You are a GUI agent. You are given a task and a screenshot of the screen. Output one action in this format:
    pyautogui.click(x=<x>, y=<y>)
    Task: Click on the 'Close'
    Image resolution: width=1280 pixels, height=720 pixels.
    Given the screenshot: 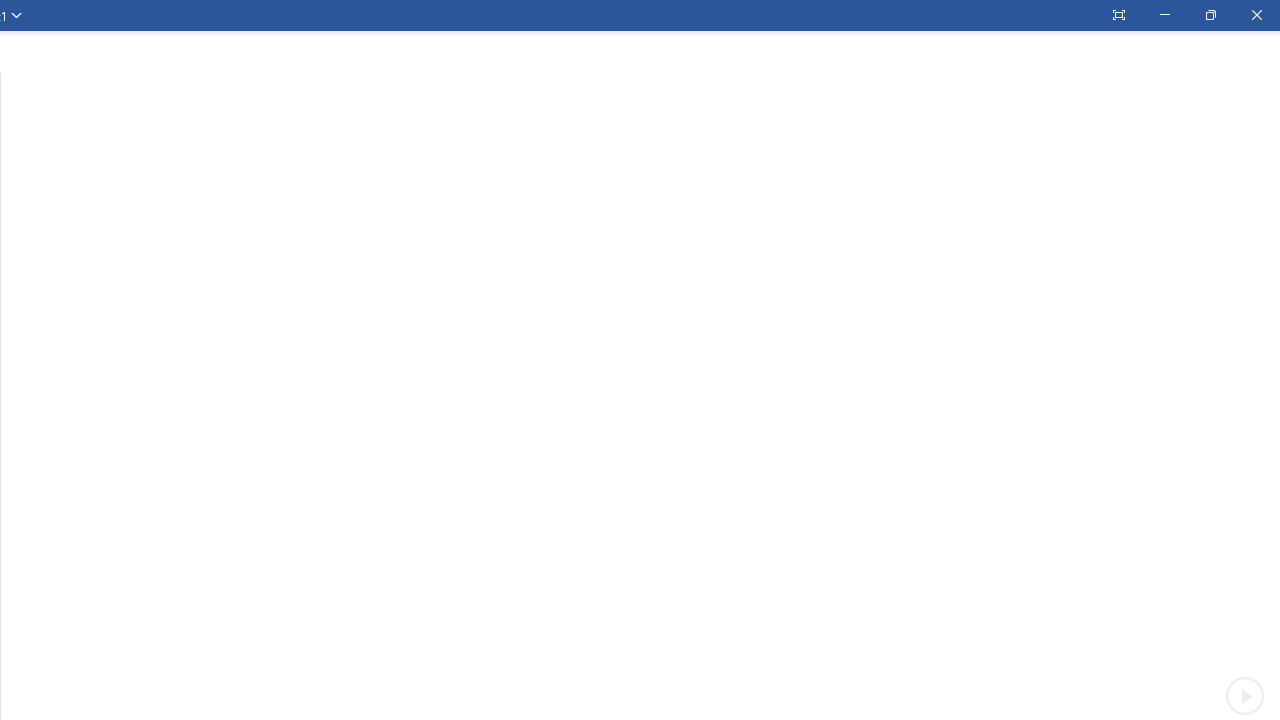 What is the action you would take?
    pyautogui.click(x=1255, y=15)
    